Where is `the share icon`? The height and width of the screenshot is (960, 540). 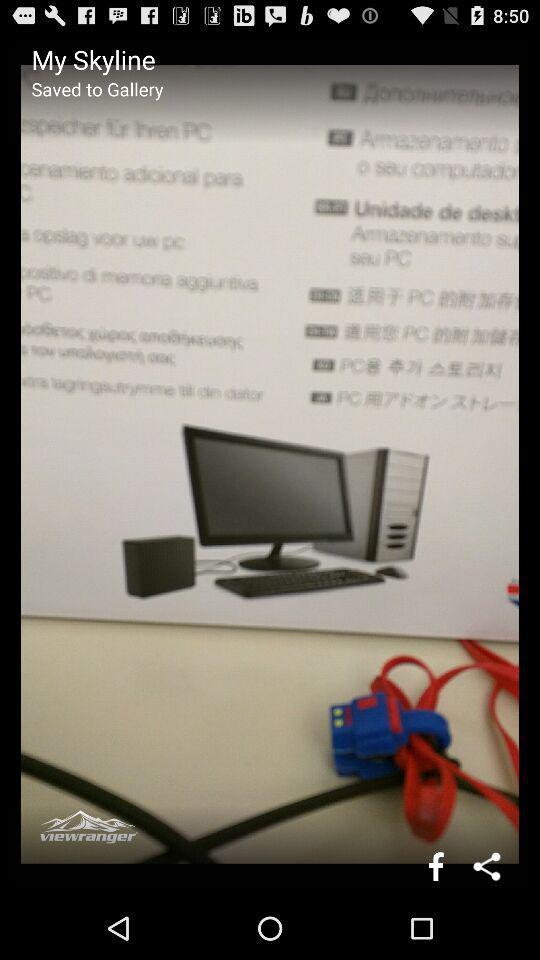
the share icon is located at coordinates (487, 927).